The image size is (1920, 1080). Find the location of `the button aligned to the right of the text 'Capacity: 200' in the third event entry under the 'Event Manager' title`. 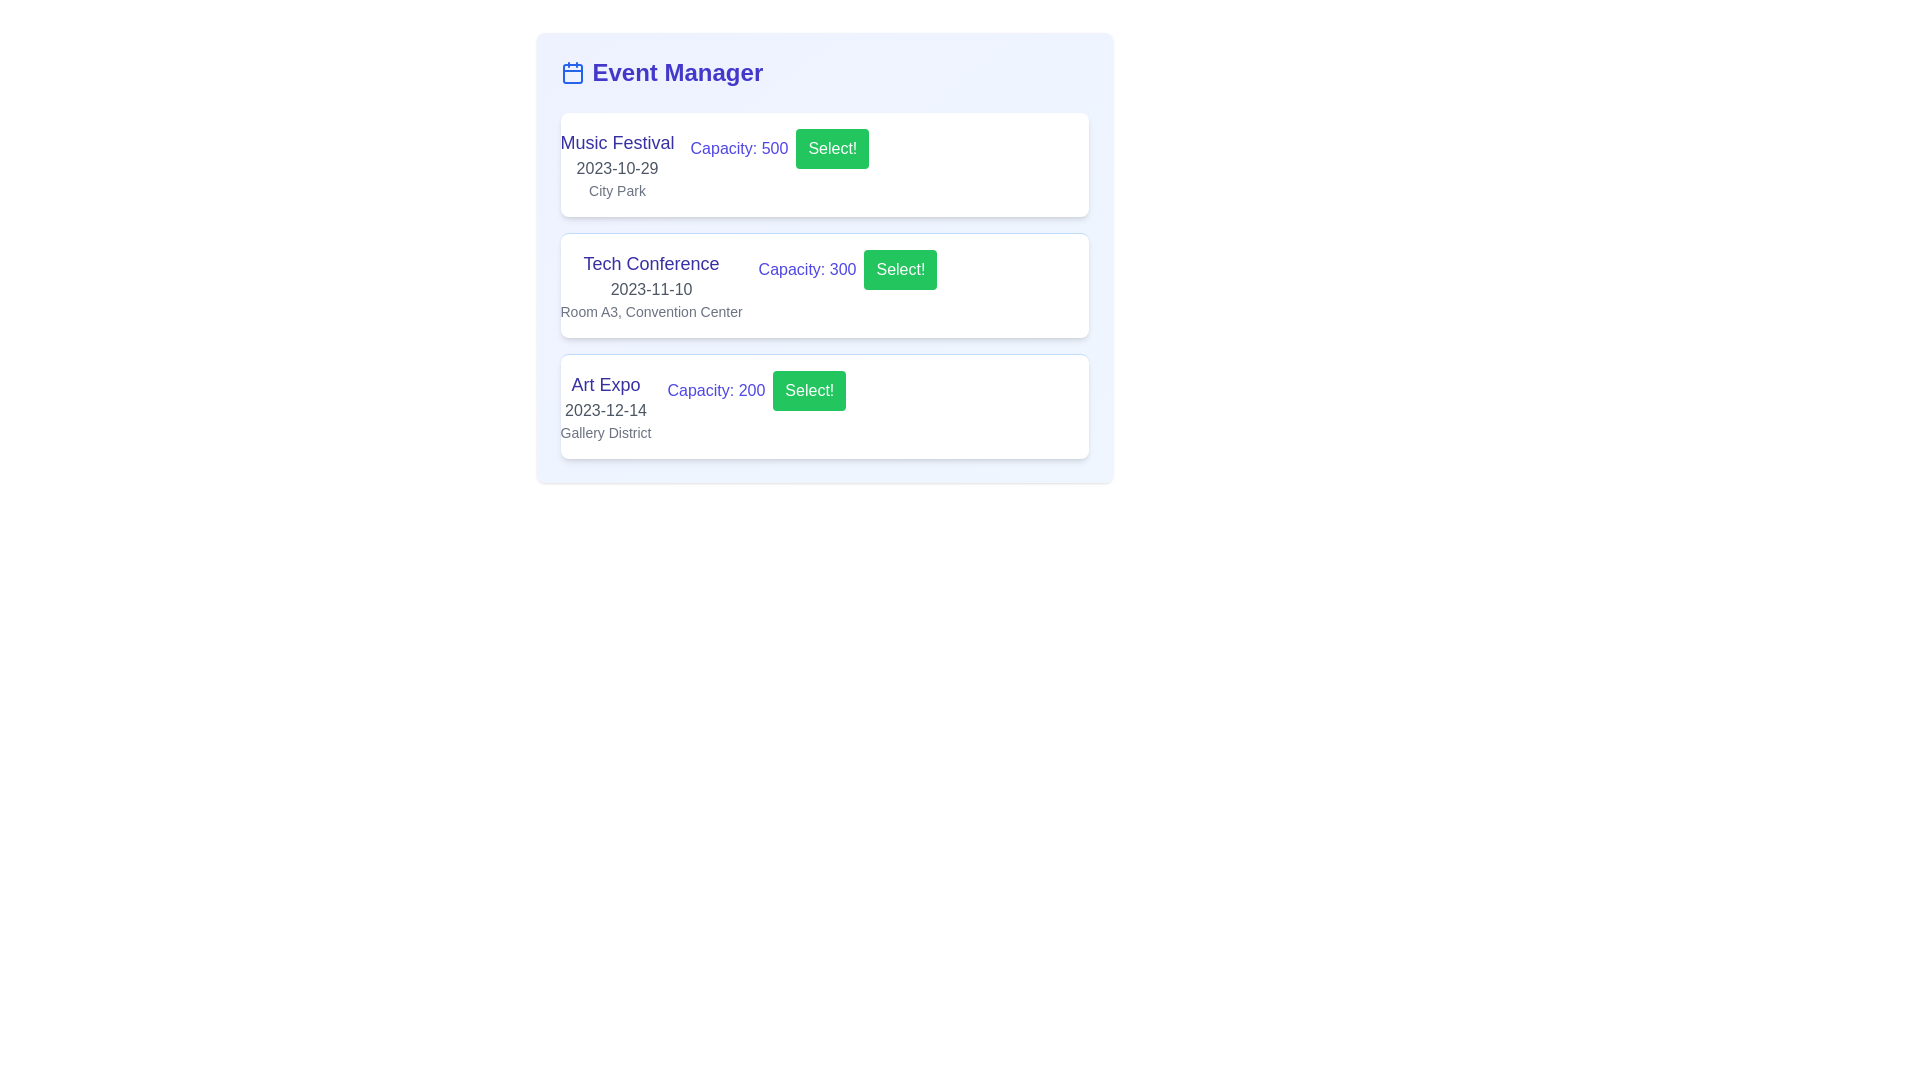

the button aligned to the right of the text 'Capacity: 200' in the third event entry under the 'Event Manager' title is located at coordinates (809, 390).